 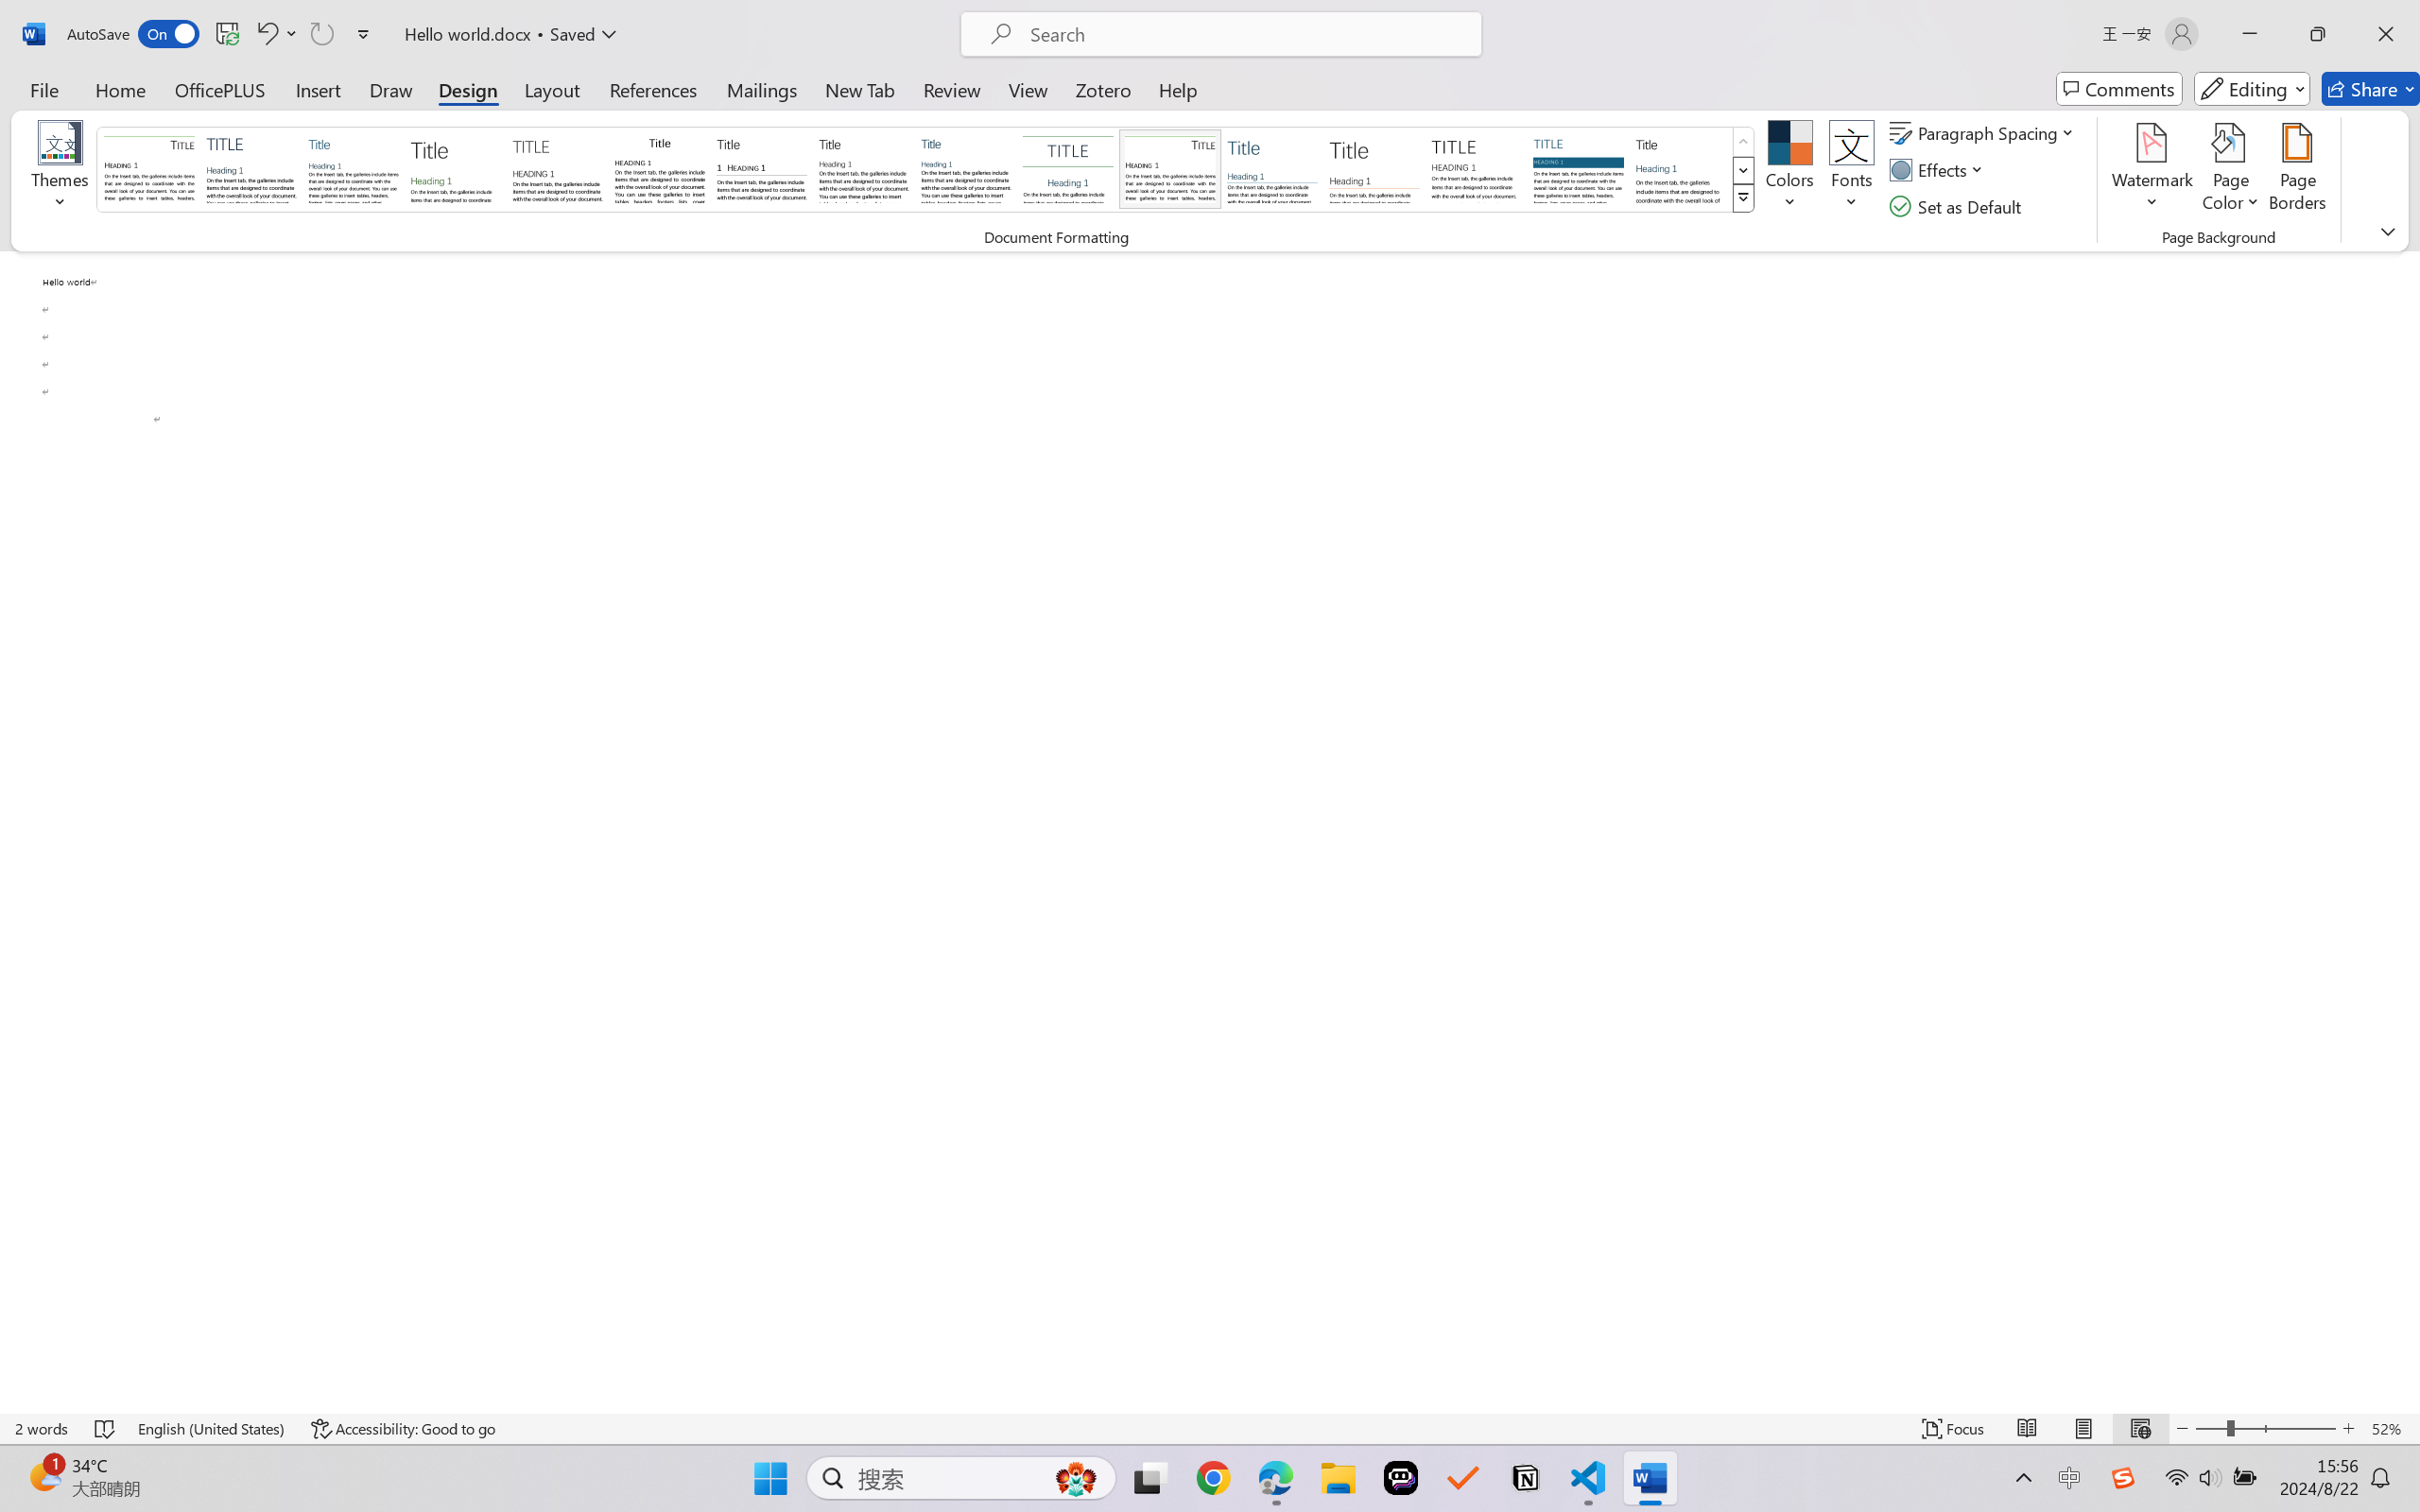 What do you see at coordinates (653, 88) in the screenshot?
I see `'References'` at bounding box center [653, 88].